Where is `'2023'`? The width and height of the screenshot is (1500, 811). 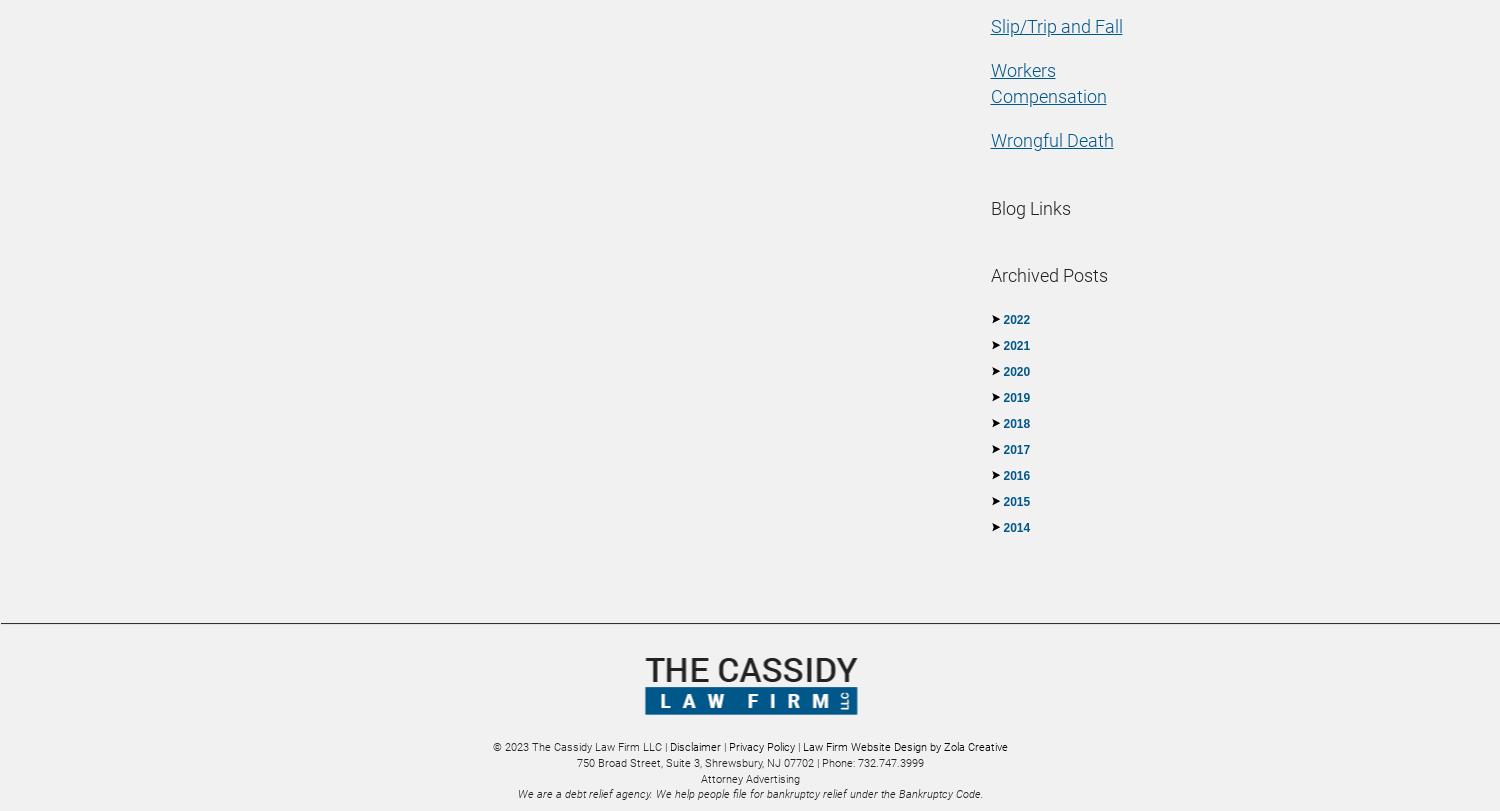
'2023' is located at coordinates (518, 745).